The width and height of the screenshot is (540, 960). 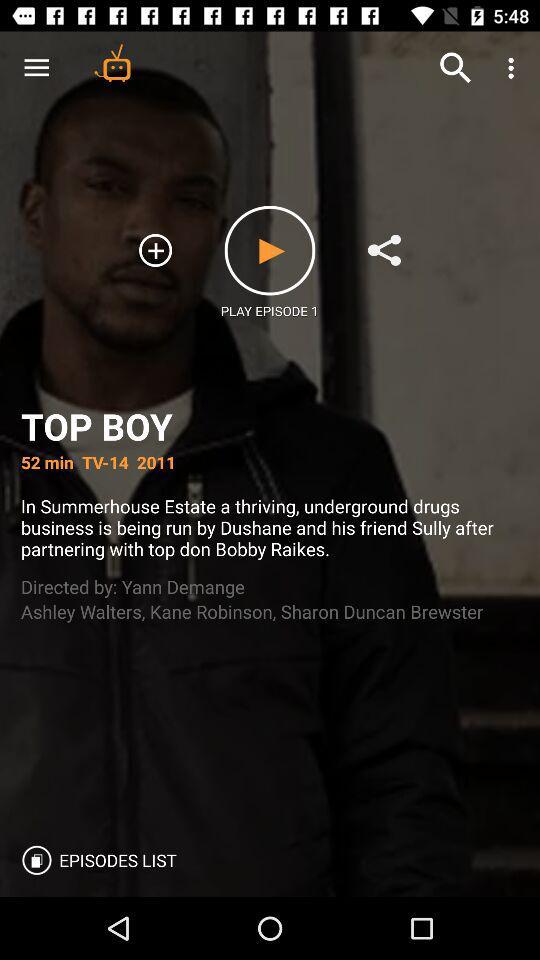 What do you see at coordinates (270, 249) in the screenshot?
I see `the play icon` at bounding box center [270, 249].